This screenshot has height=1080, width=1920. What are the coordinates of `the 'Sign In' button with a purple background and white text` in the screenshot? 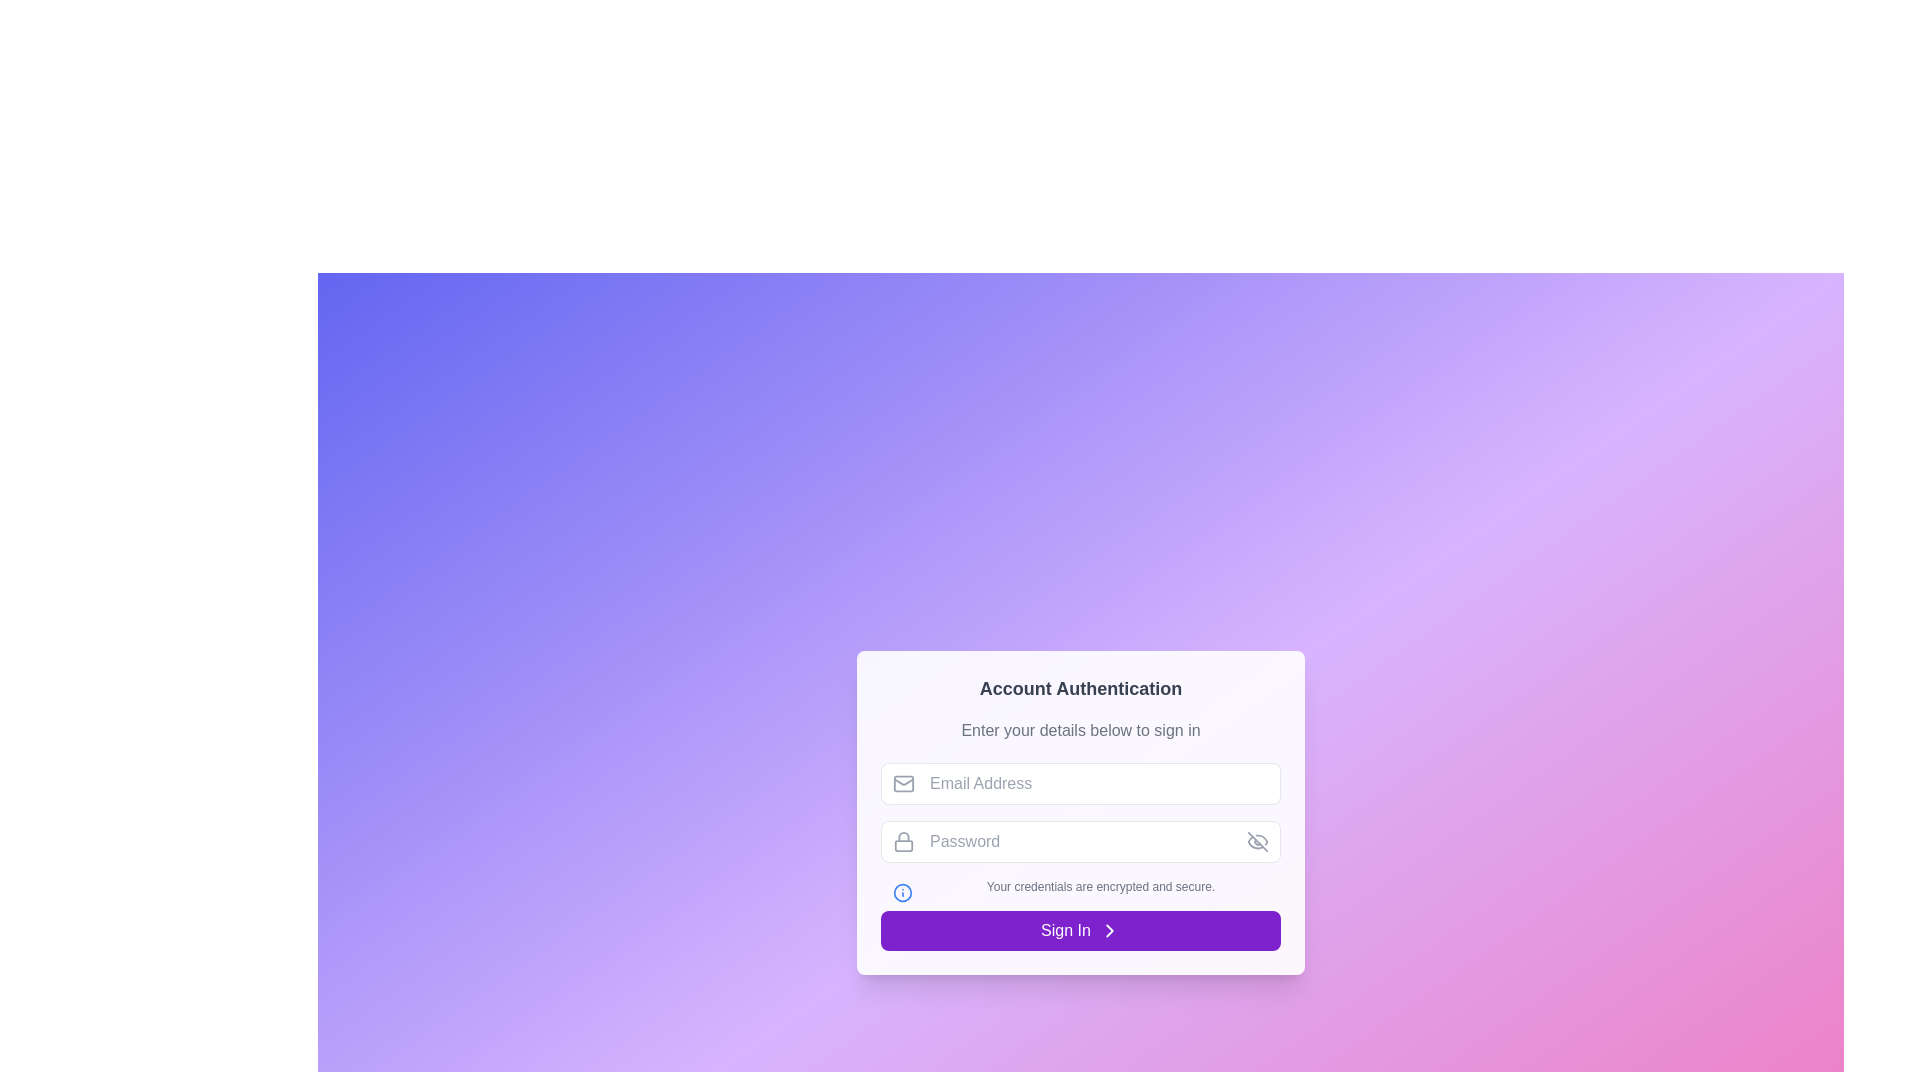 It's located at (1079, 930).